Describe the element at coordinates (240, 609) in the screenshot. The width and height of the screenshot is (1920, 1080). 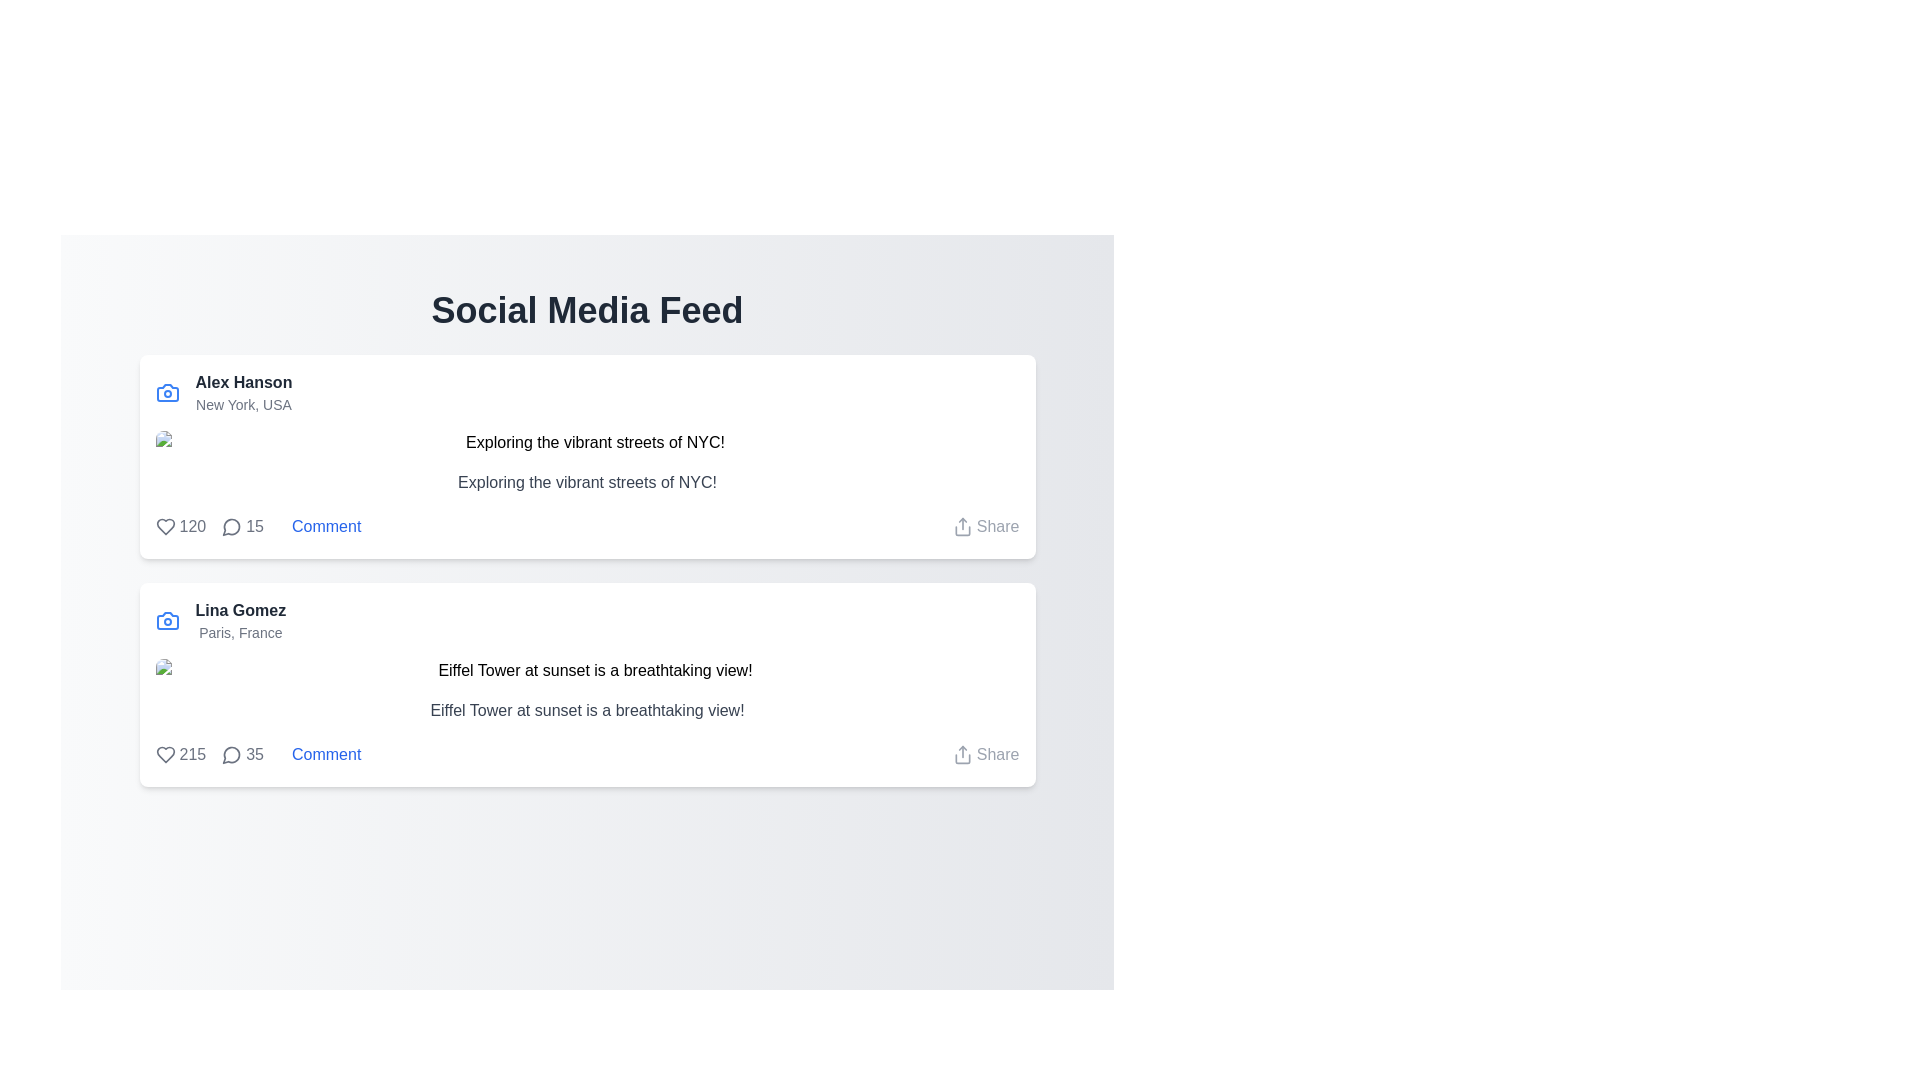
I see `the bold text label displaying 'Lina Gomez' located at the upper left corner of the social media post card, positioned above 'Paris, France'` at that location.